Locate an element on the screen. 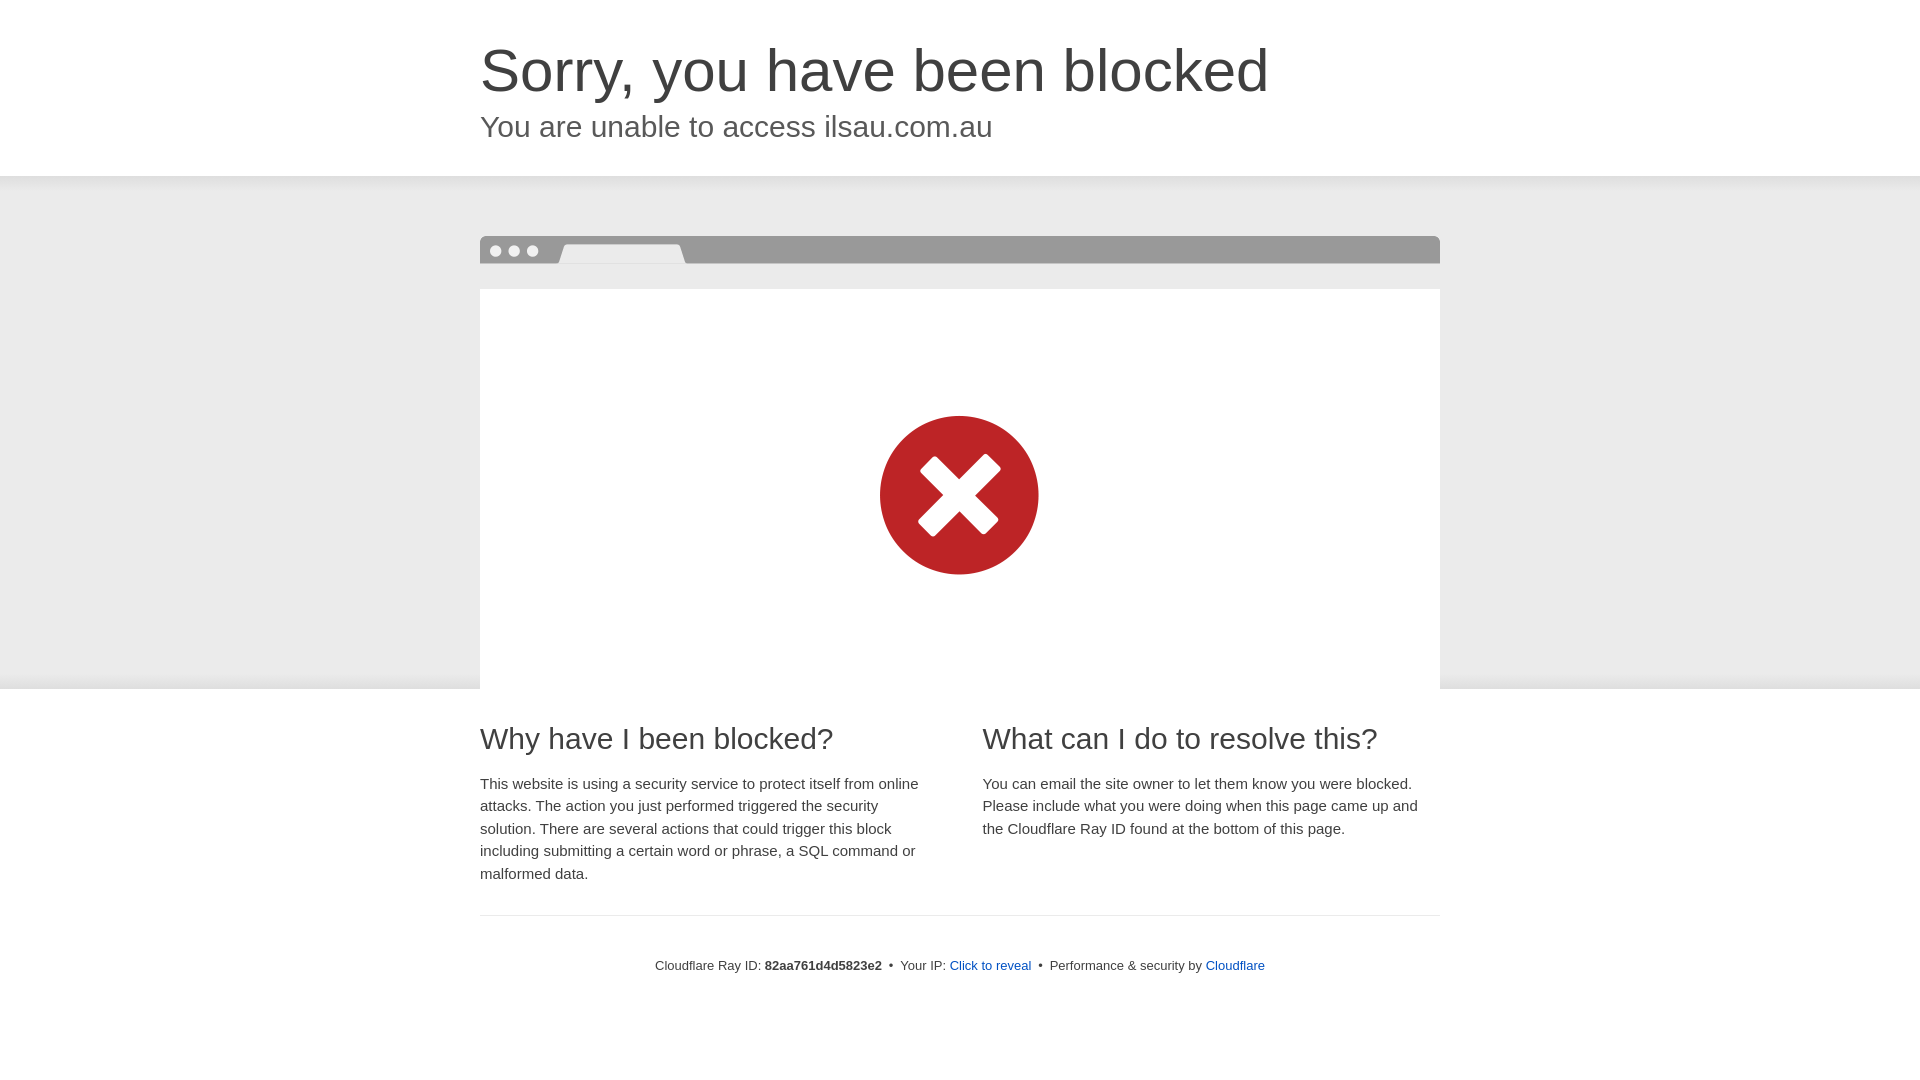 The height and width of the screenshot is (1080, 1920). 'Click to reveal' is located at coordinates (990, 964).